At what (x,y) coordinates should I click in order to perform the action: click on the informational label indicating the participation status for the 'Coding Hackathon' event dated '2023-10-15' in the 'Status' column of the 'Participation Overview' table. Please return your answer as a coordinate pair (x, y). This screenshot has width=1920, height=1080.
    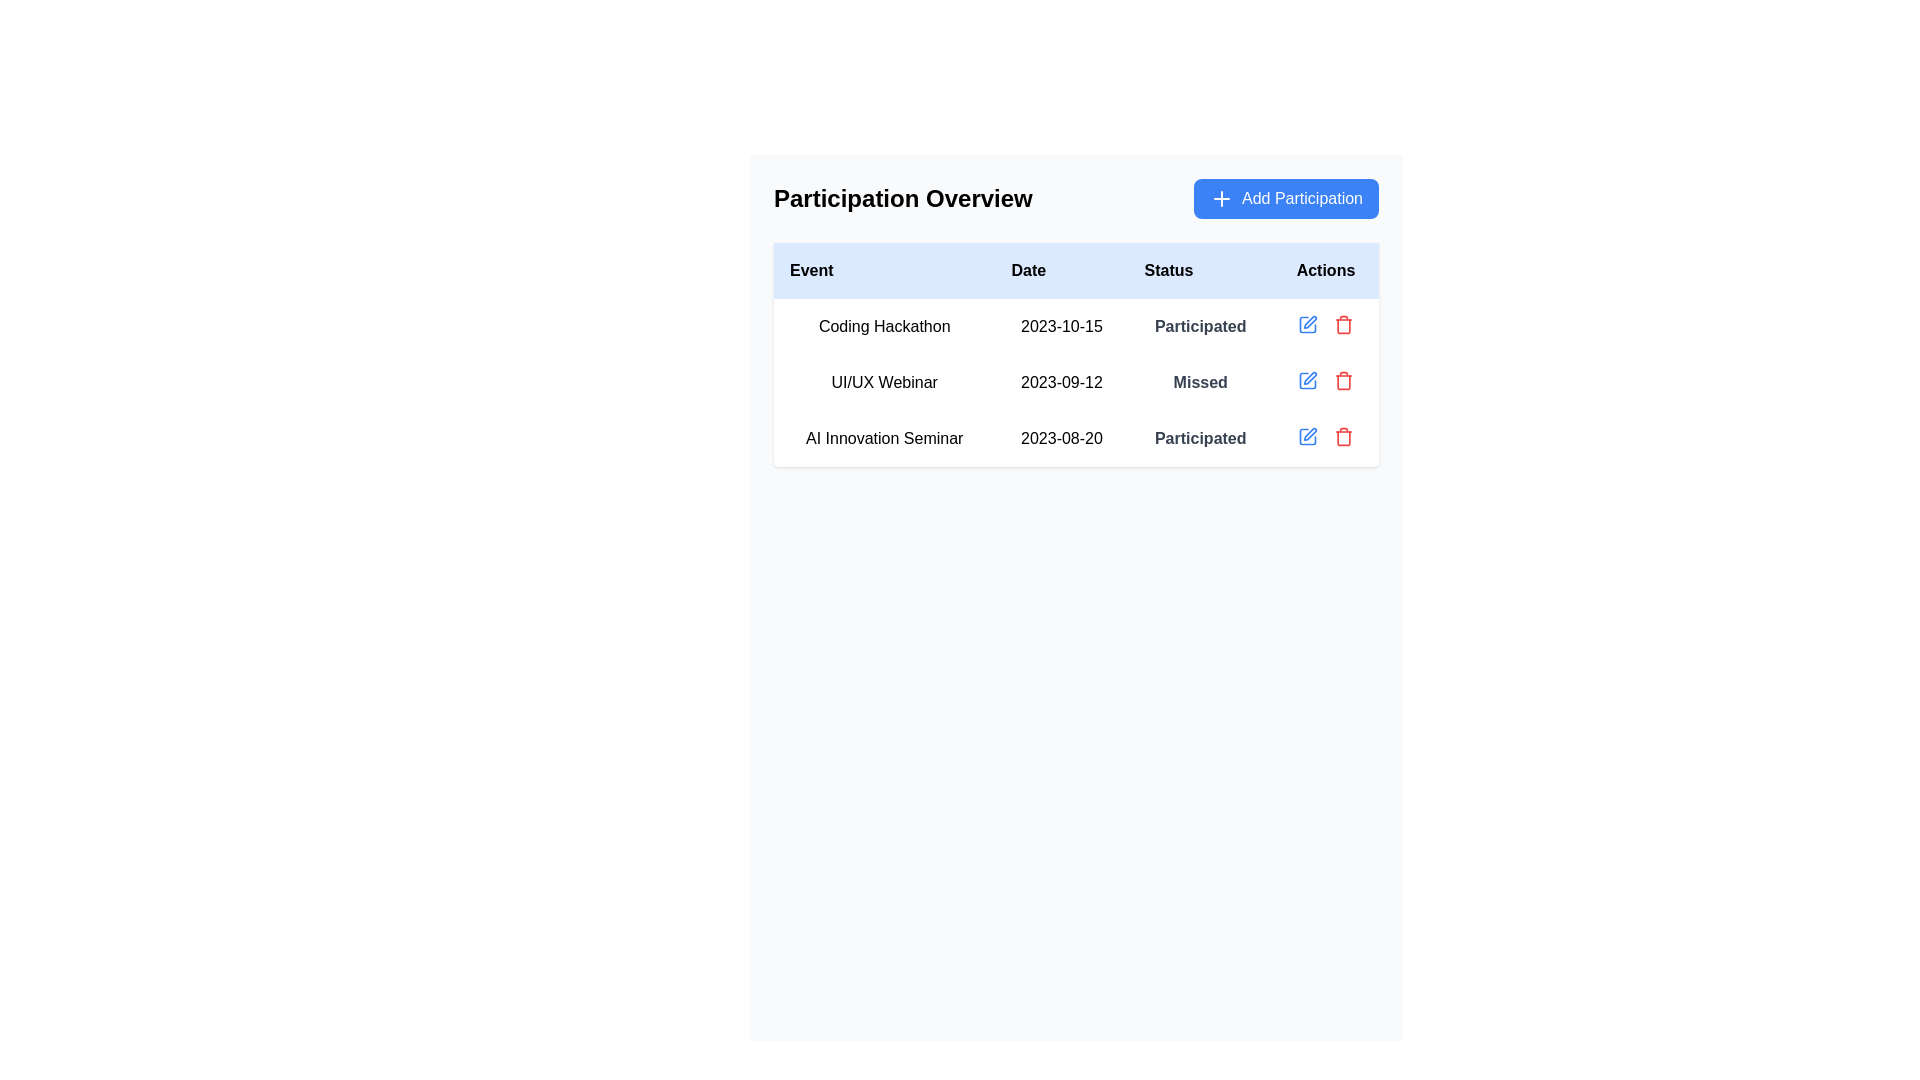
    Looking at the image, I should click on (1200, 326).